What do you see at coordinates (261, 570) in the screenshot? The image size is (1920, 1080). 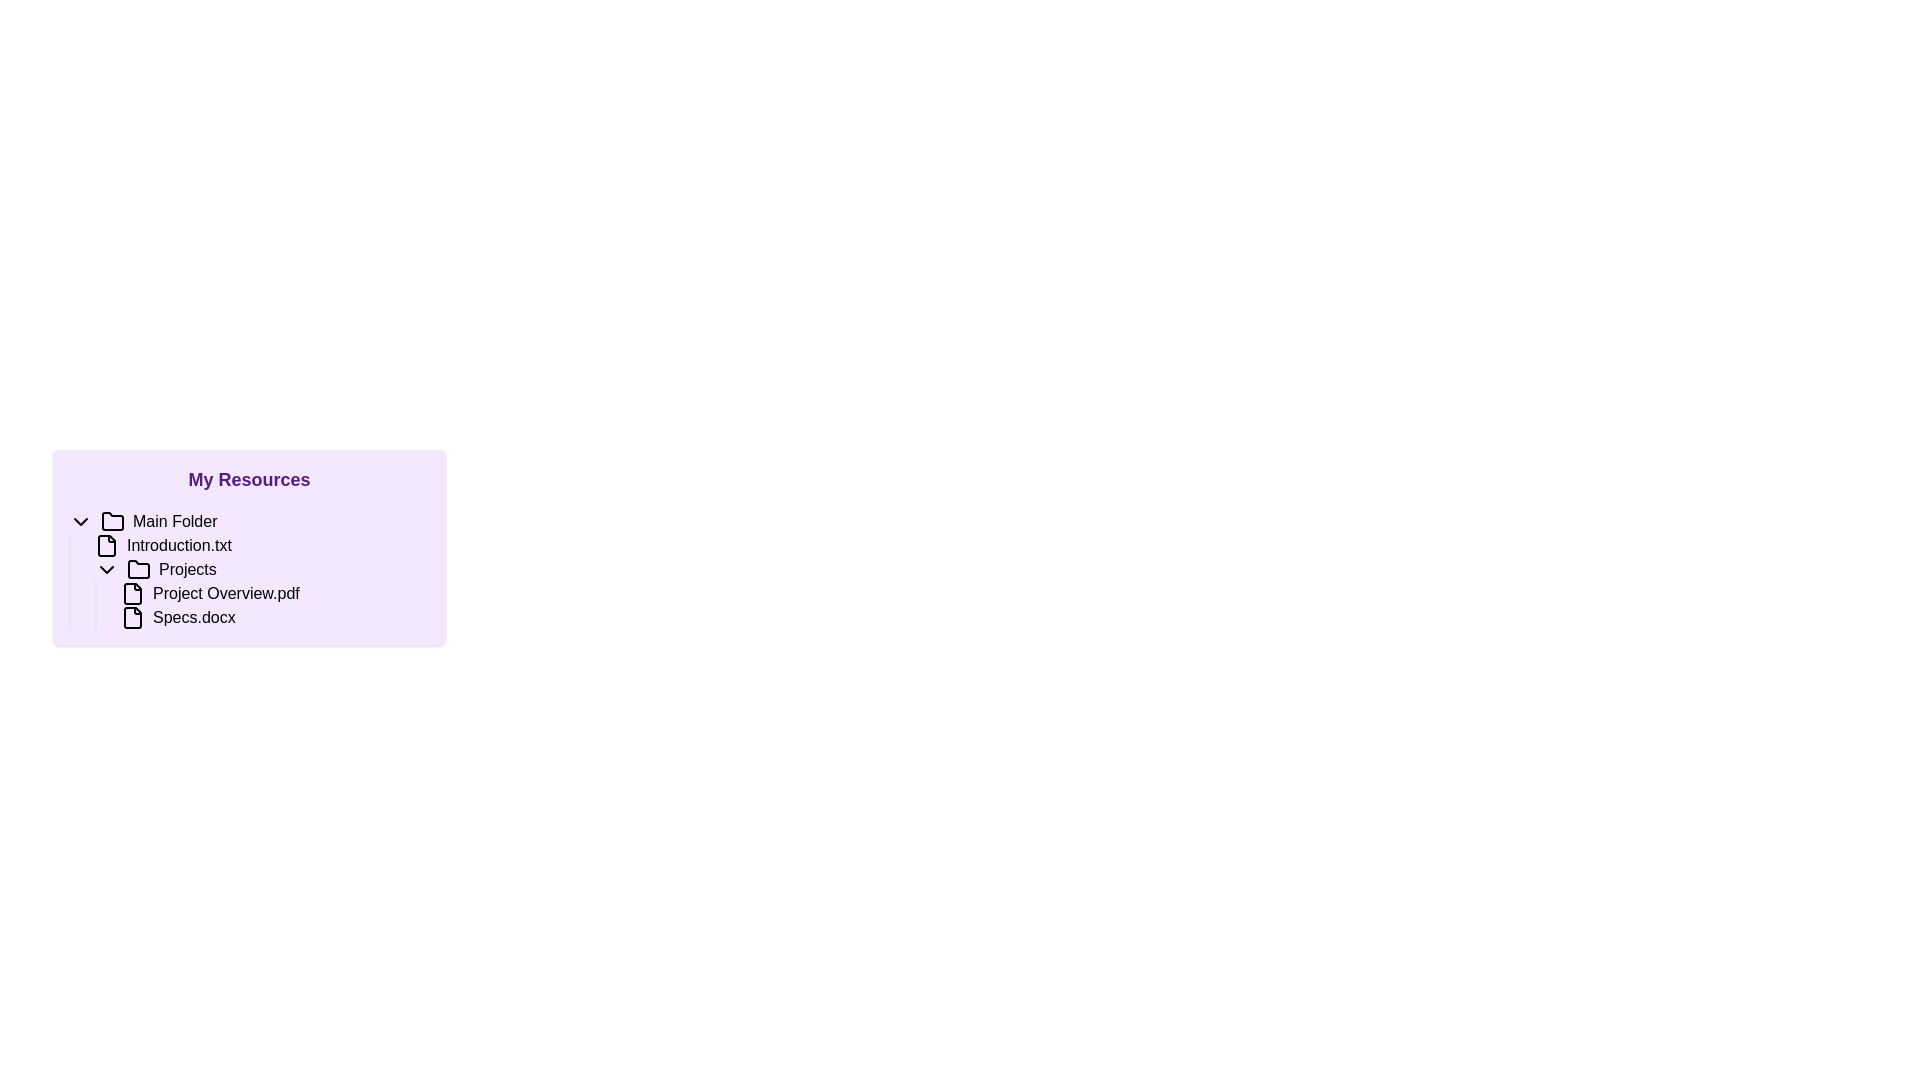 I see `the folder item in the tree view located at the second level under the 'Main Folder'` at bounding box center [261, 570].